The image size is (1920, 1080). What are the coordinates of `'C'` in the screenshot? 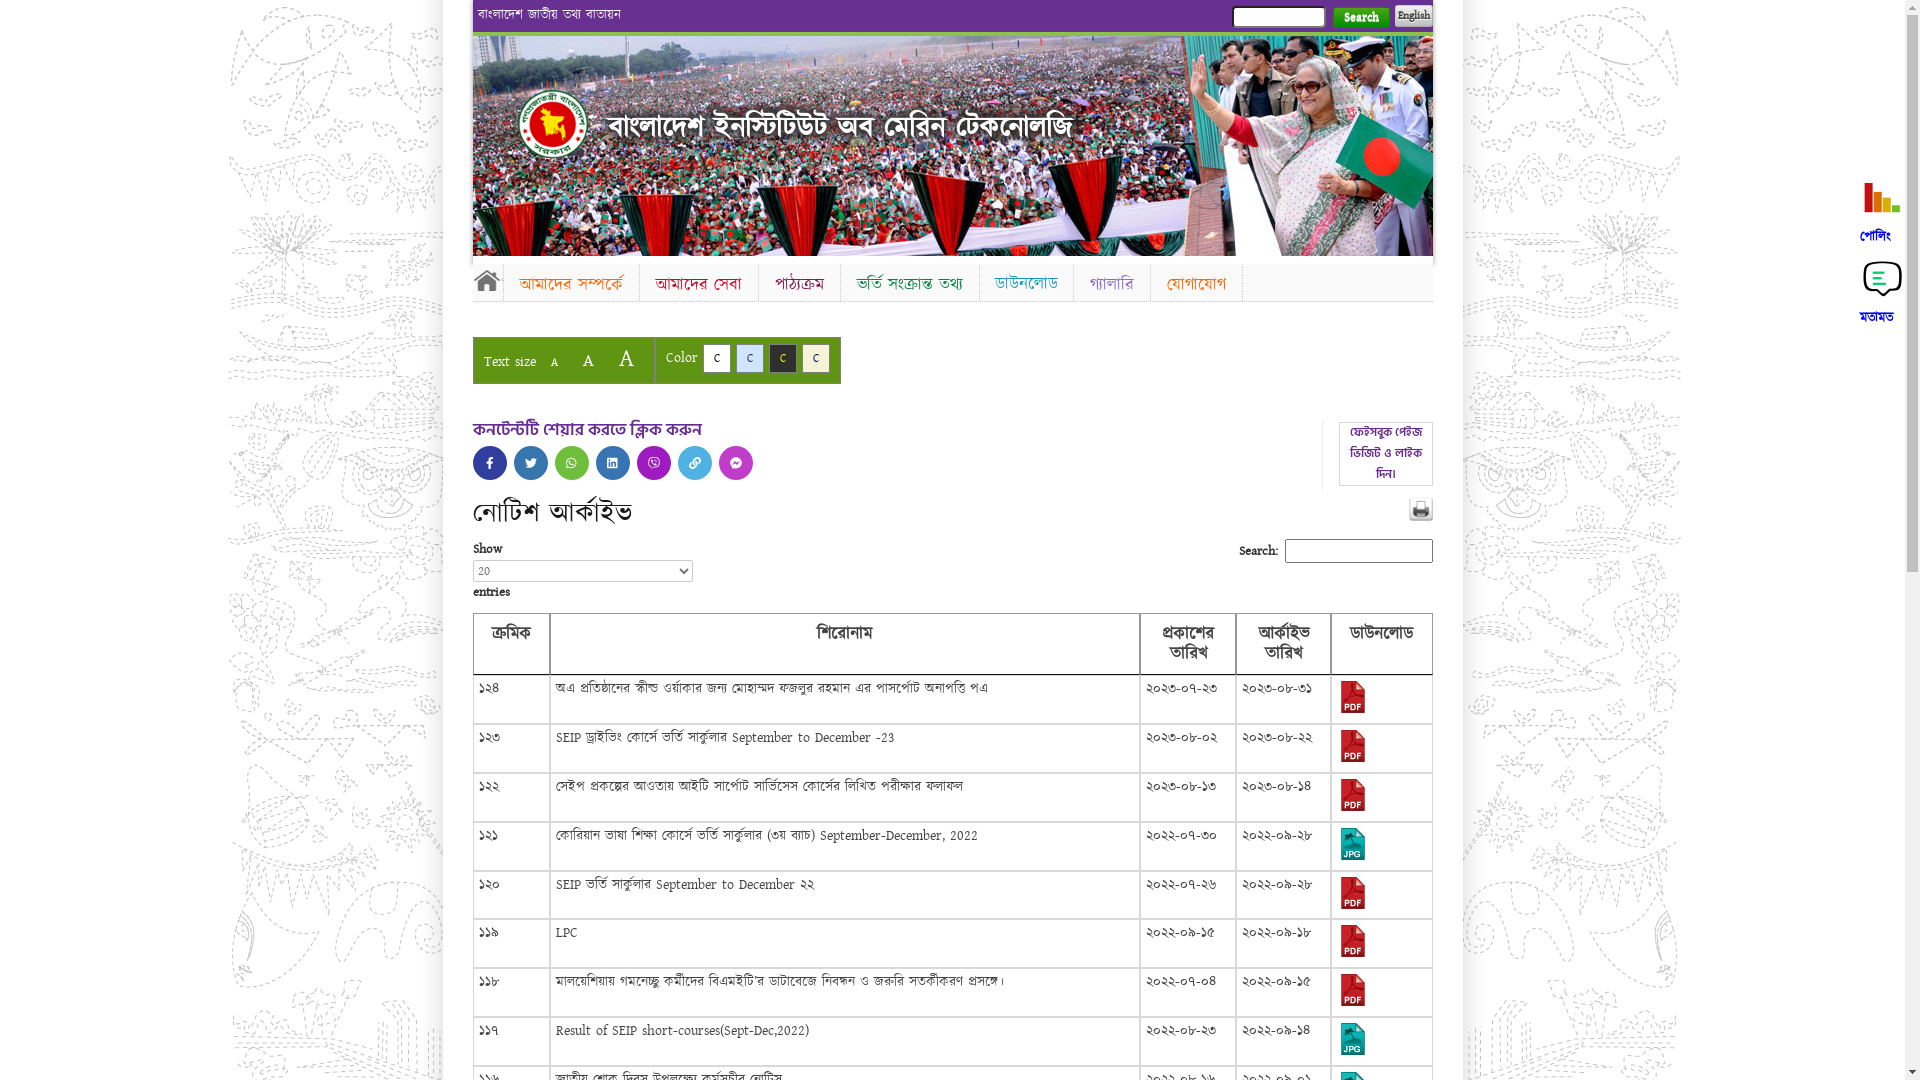 It's located at (767, 357).